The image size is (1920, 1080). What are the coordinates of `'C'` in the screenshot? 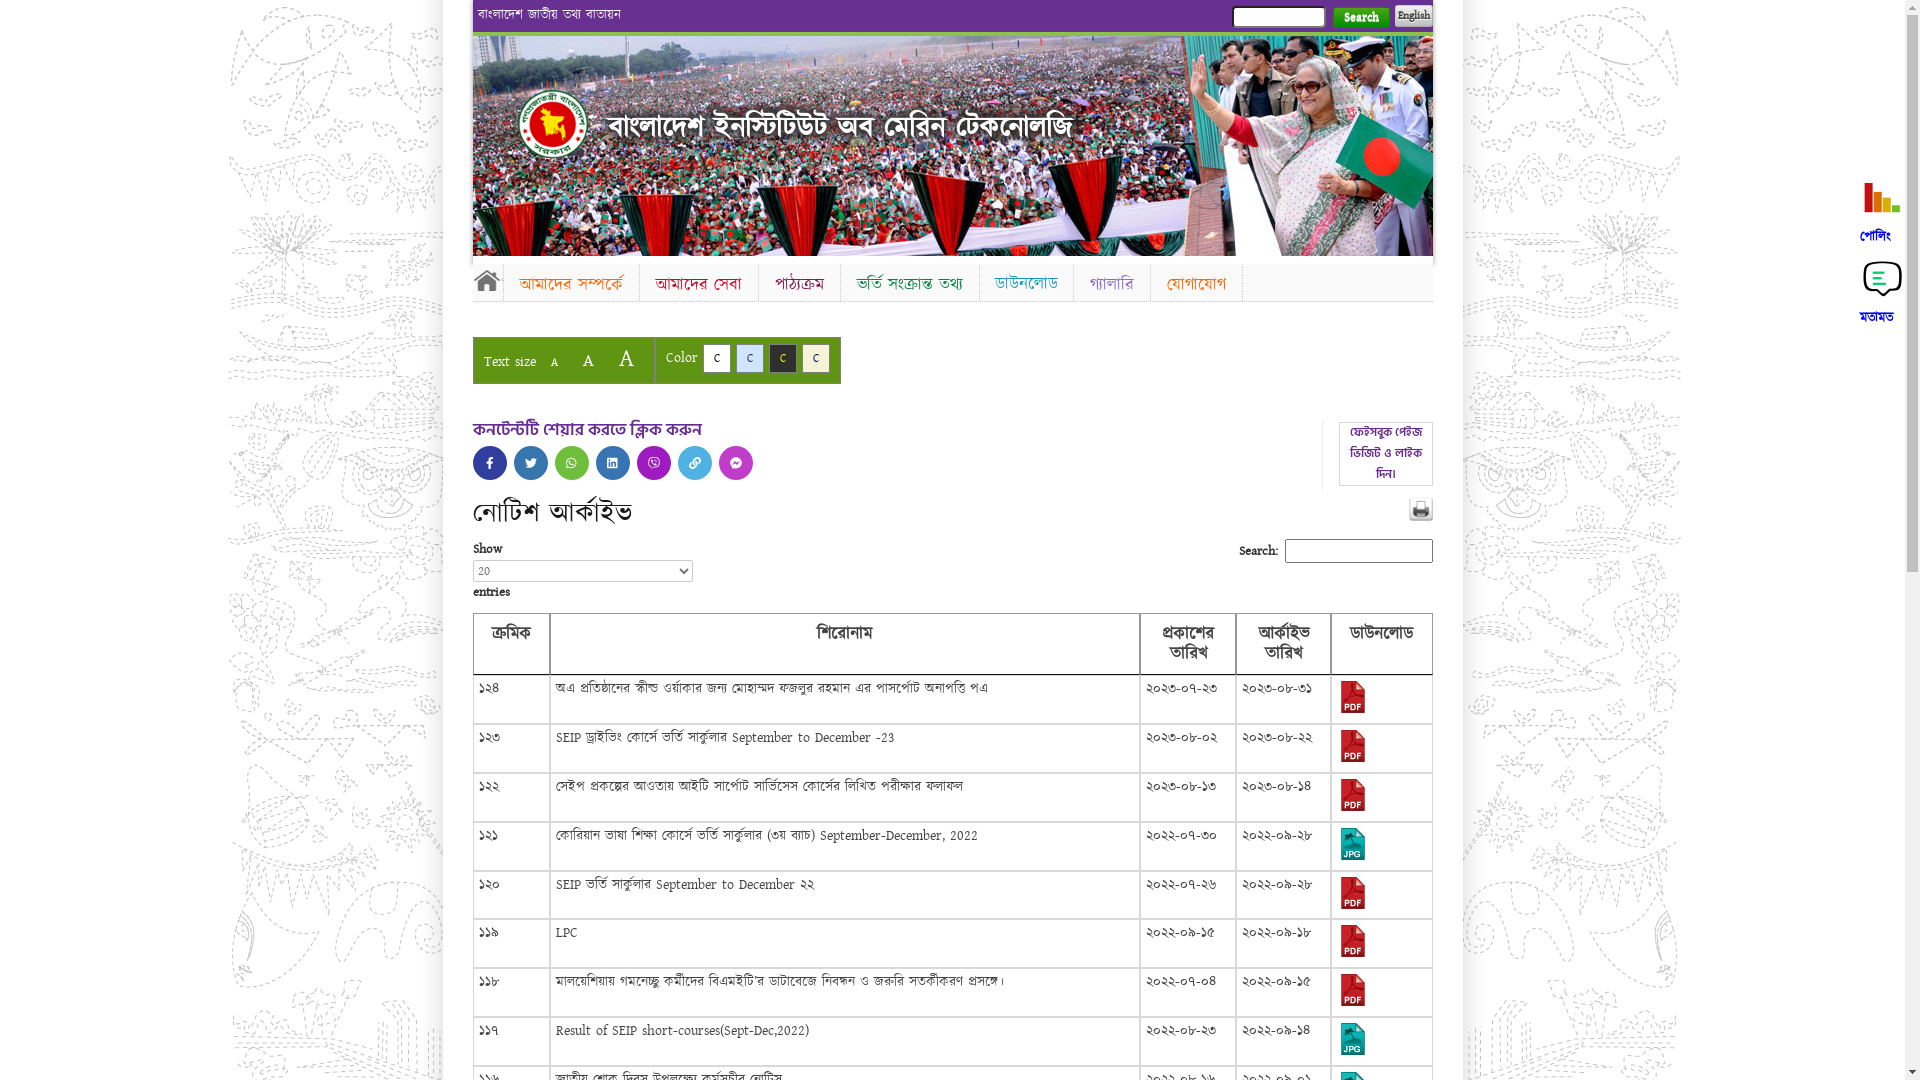 It's located at (767, 357).